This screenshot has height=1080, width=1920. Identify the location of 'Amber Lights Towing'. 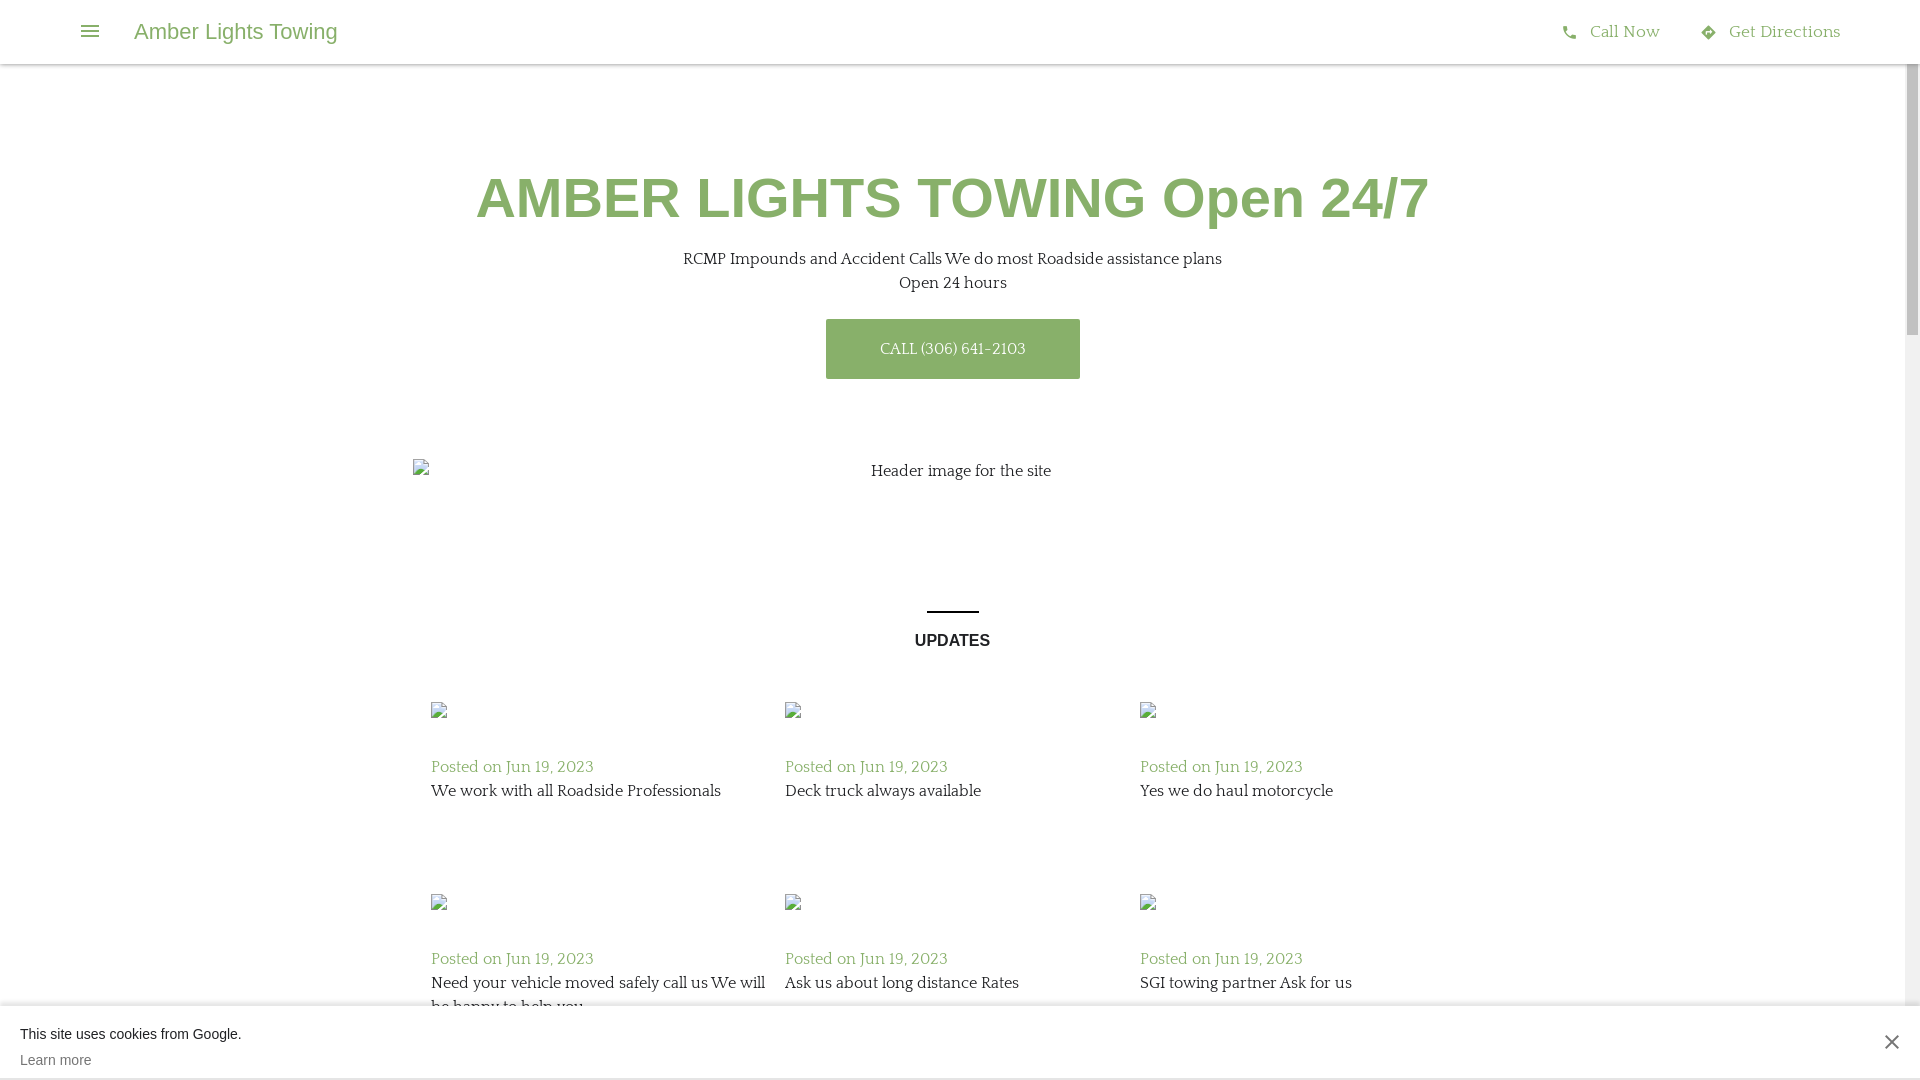
(235, 31).